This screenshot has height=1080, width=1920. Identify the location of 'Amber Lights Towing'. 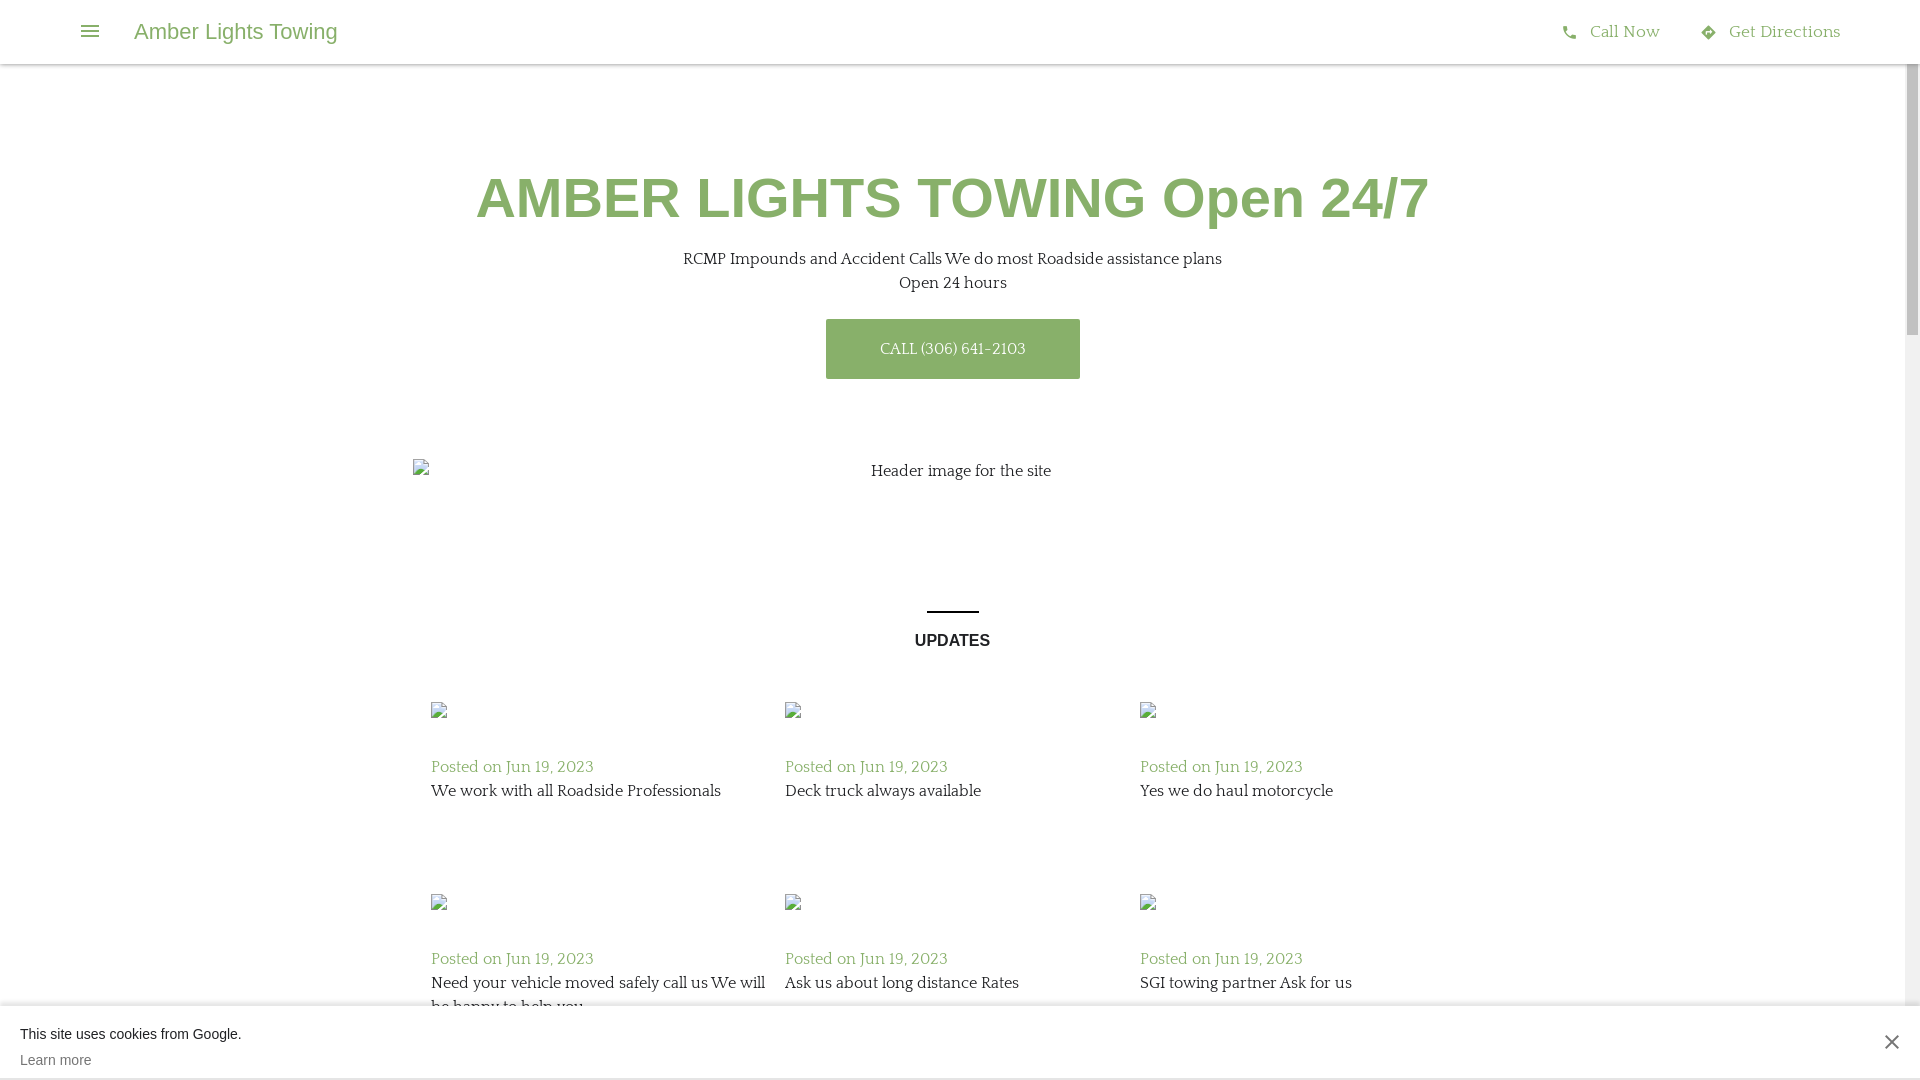
(235, 31).